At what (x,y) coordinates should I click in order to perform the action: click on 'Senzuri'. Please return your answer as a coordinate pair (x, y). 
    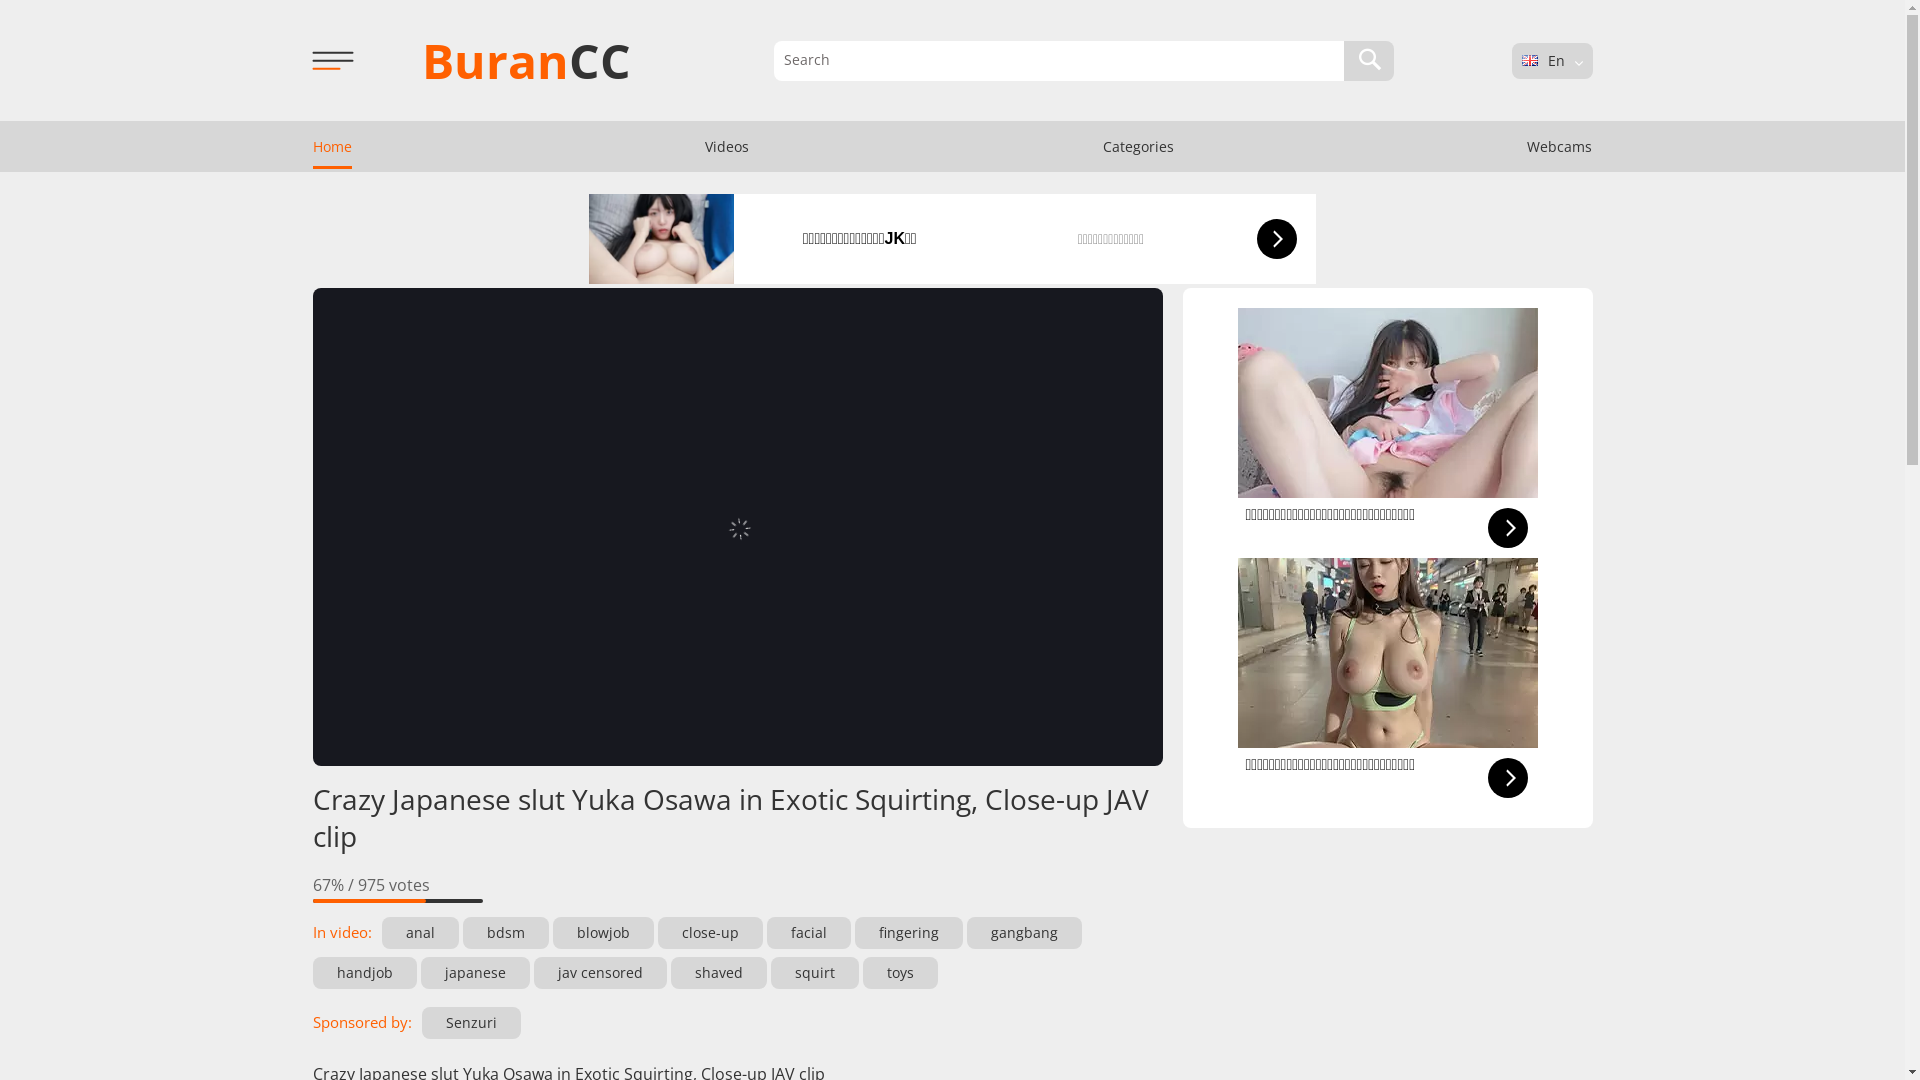
    Looking at the image, I should click on (470, 1022).